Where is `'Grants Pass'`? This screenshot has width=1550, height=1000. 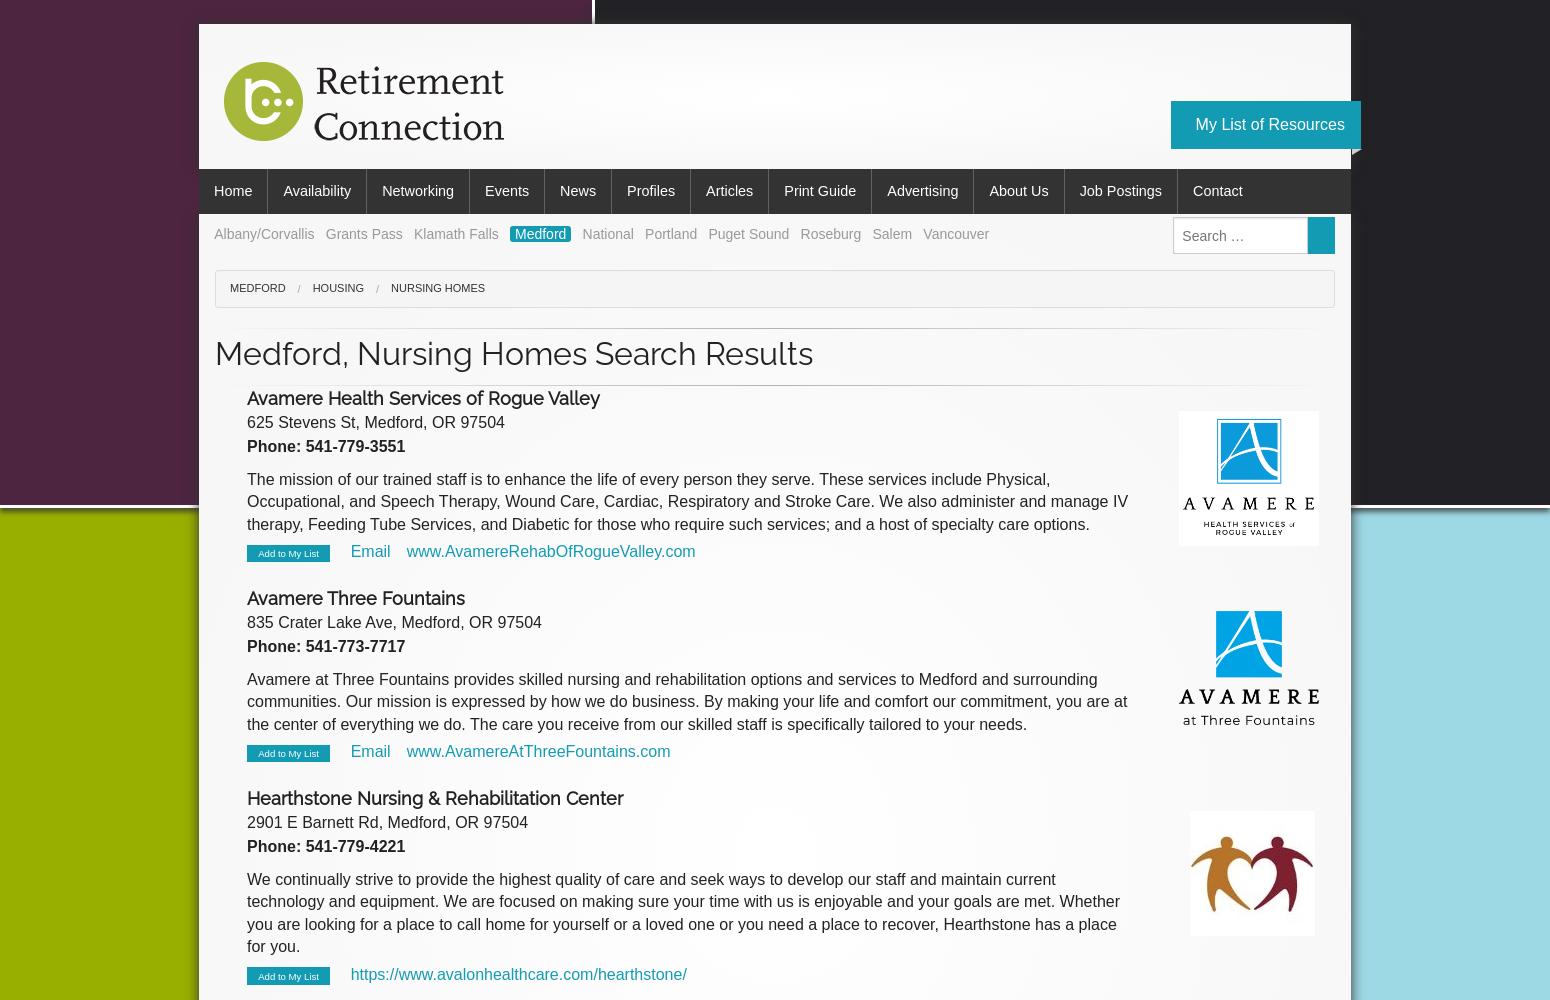 'Grants Pass' is located at coordinates (362, 232).